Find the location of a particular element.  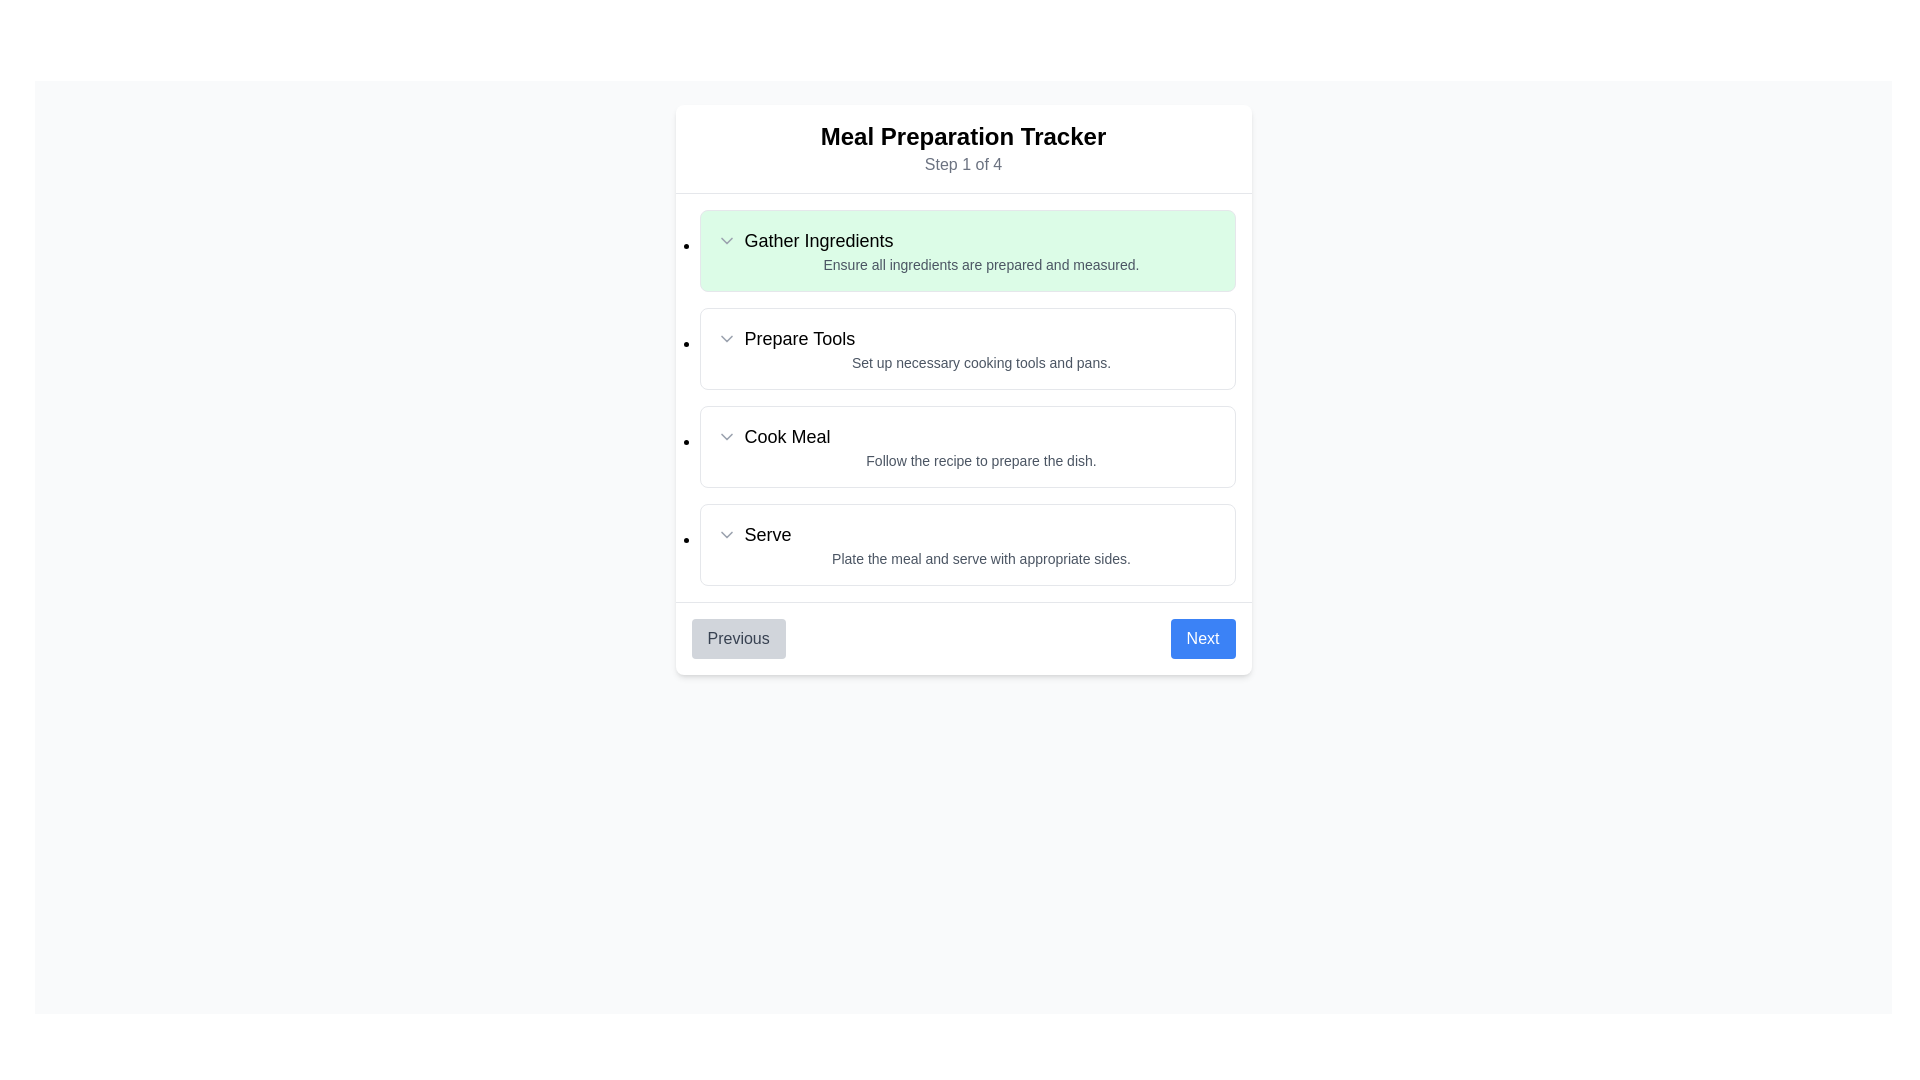

text element that states 'Follow the recipe to prepare the dish.' located below the title 'Cook Meal' in the third step panel of the meal preparation guide is located at coordinates (981, 461).